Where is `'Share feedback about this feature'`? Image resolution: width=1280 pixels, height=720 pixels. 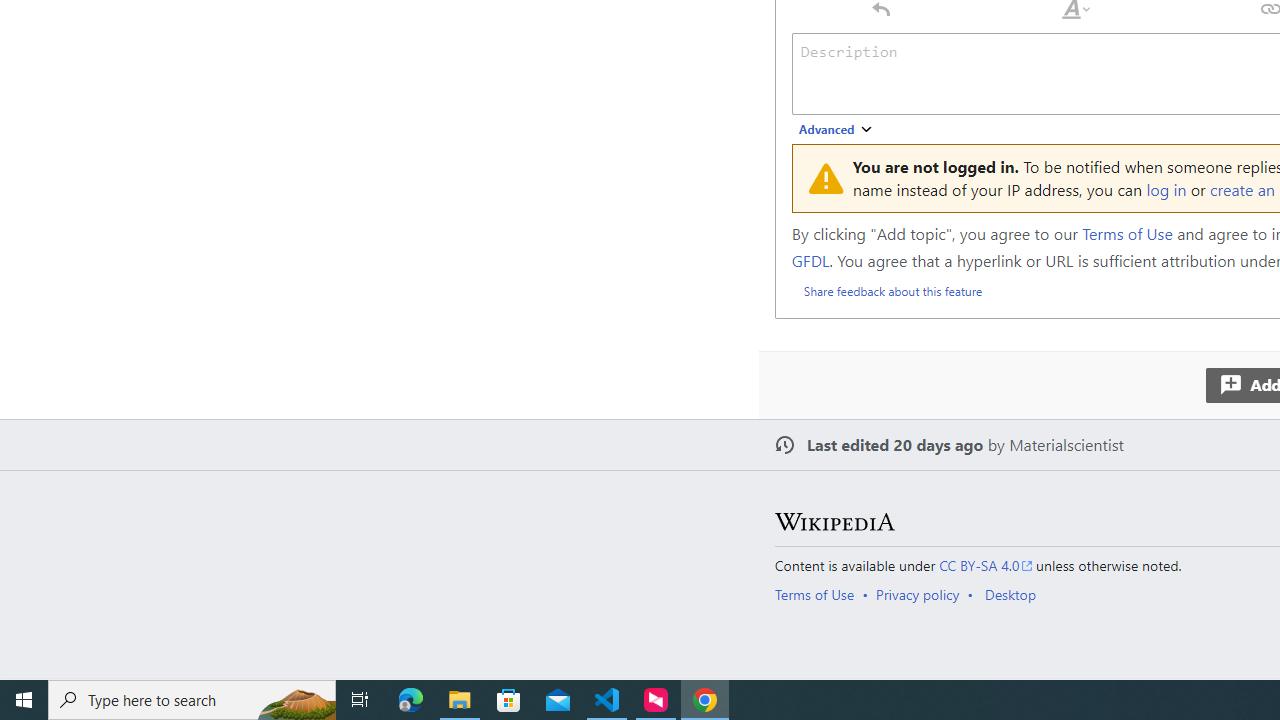 'Share feedback about this feature' is located at coordinates (891, 290).